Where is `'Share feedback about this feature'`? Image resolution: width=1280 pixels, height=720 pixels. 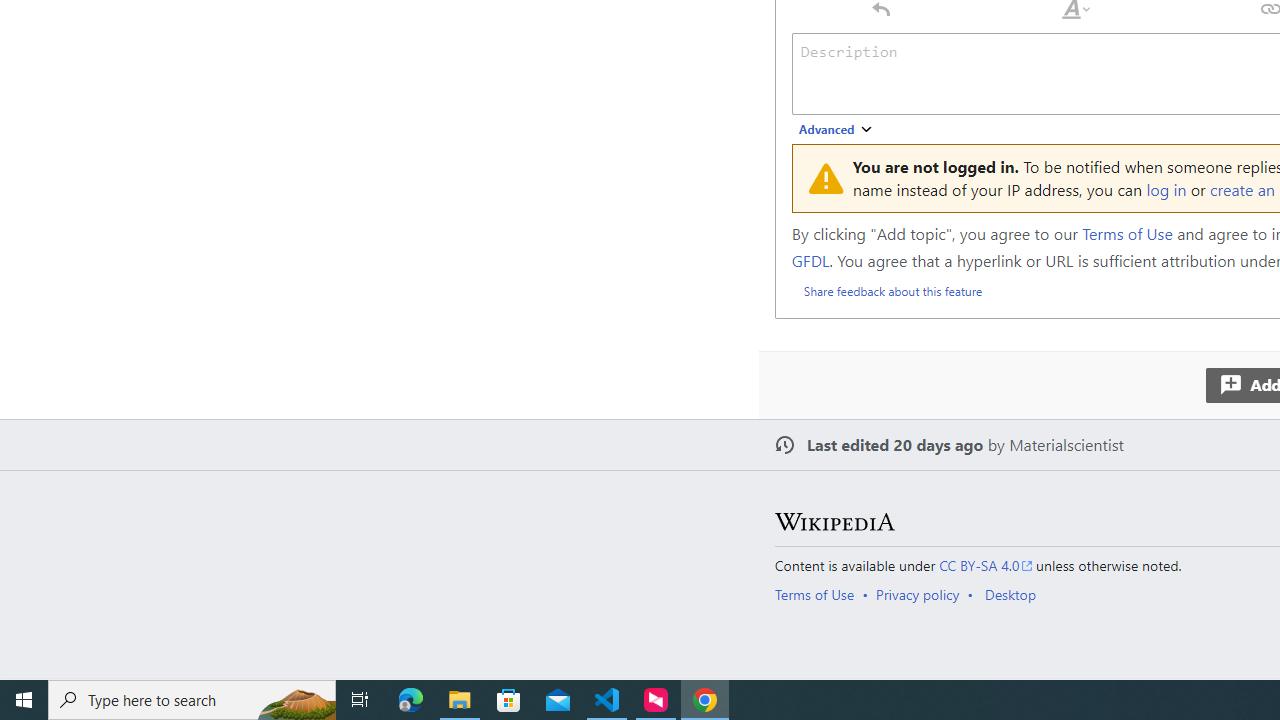 'Share feedback about this feature' is located at coordinates (891, 290).